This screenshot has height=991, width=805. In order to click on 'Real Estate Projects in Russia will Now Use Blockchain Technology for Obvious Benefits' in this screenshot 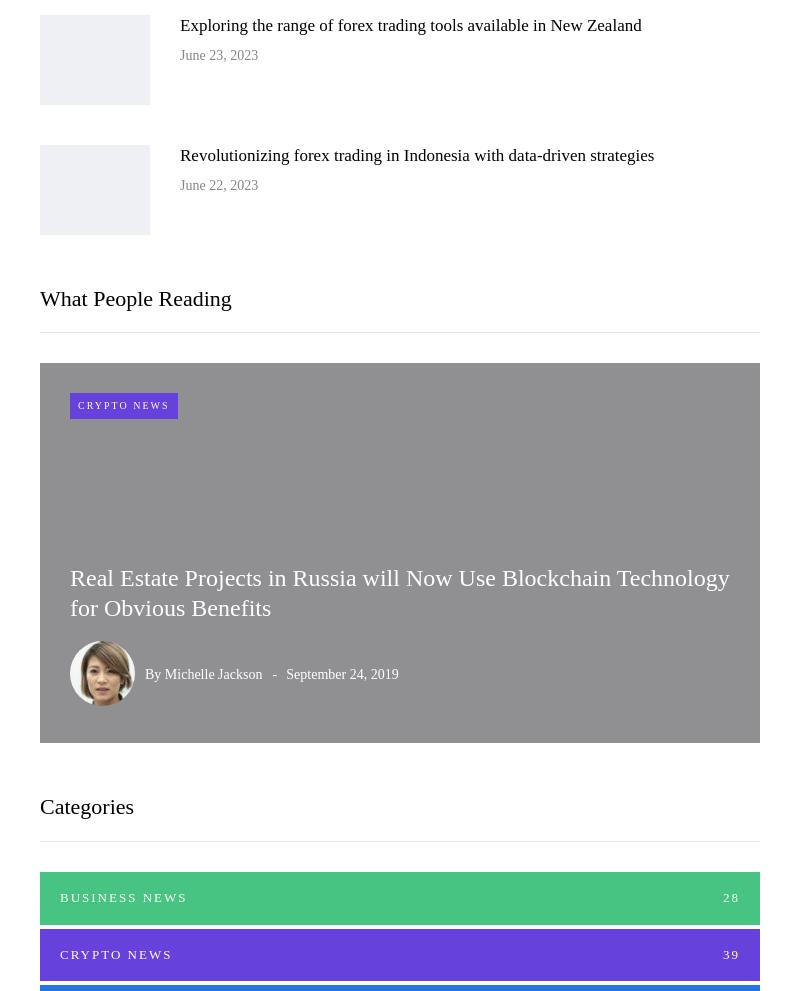, I will do `click(399, 593)`.